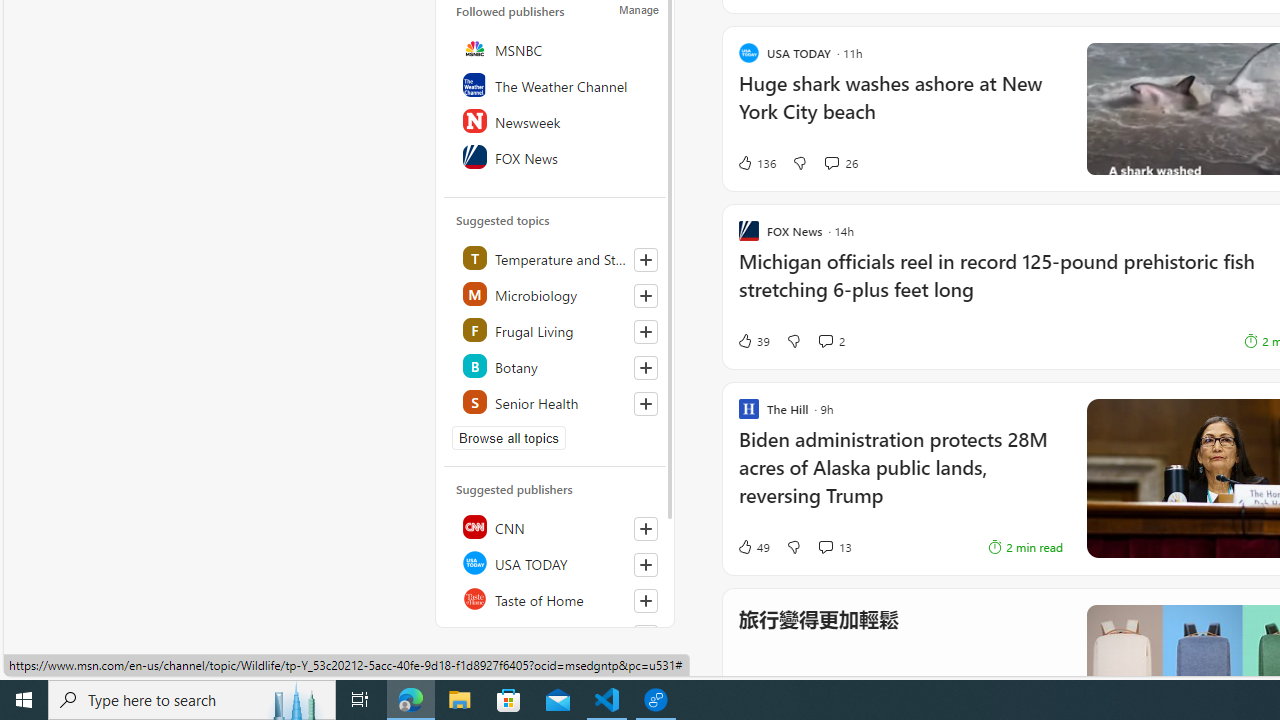 The image size is (1280, 720). Describe the element at coordinates (556, 563) in the screenshot. I see `'USA TODAY'` at that location.